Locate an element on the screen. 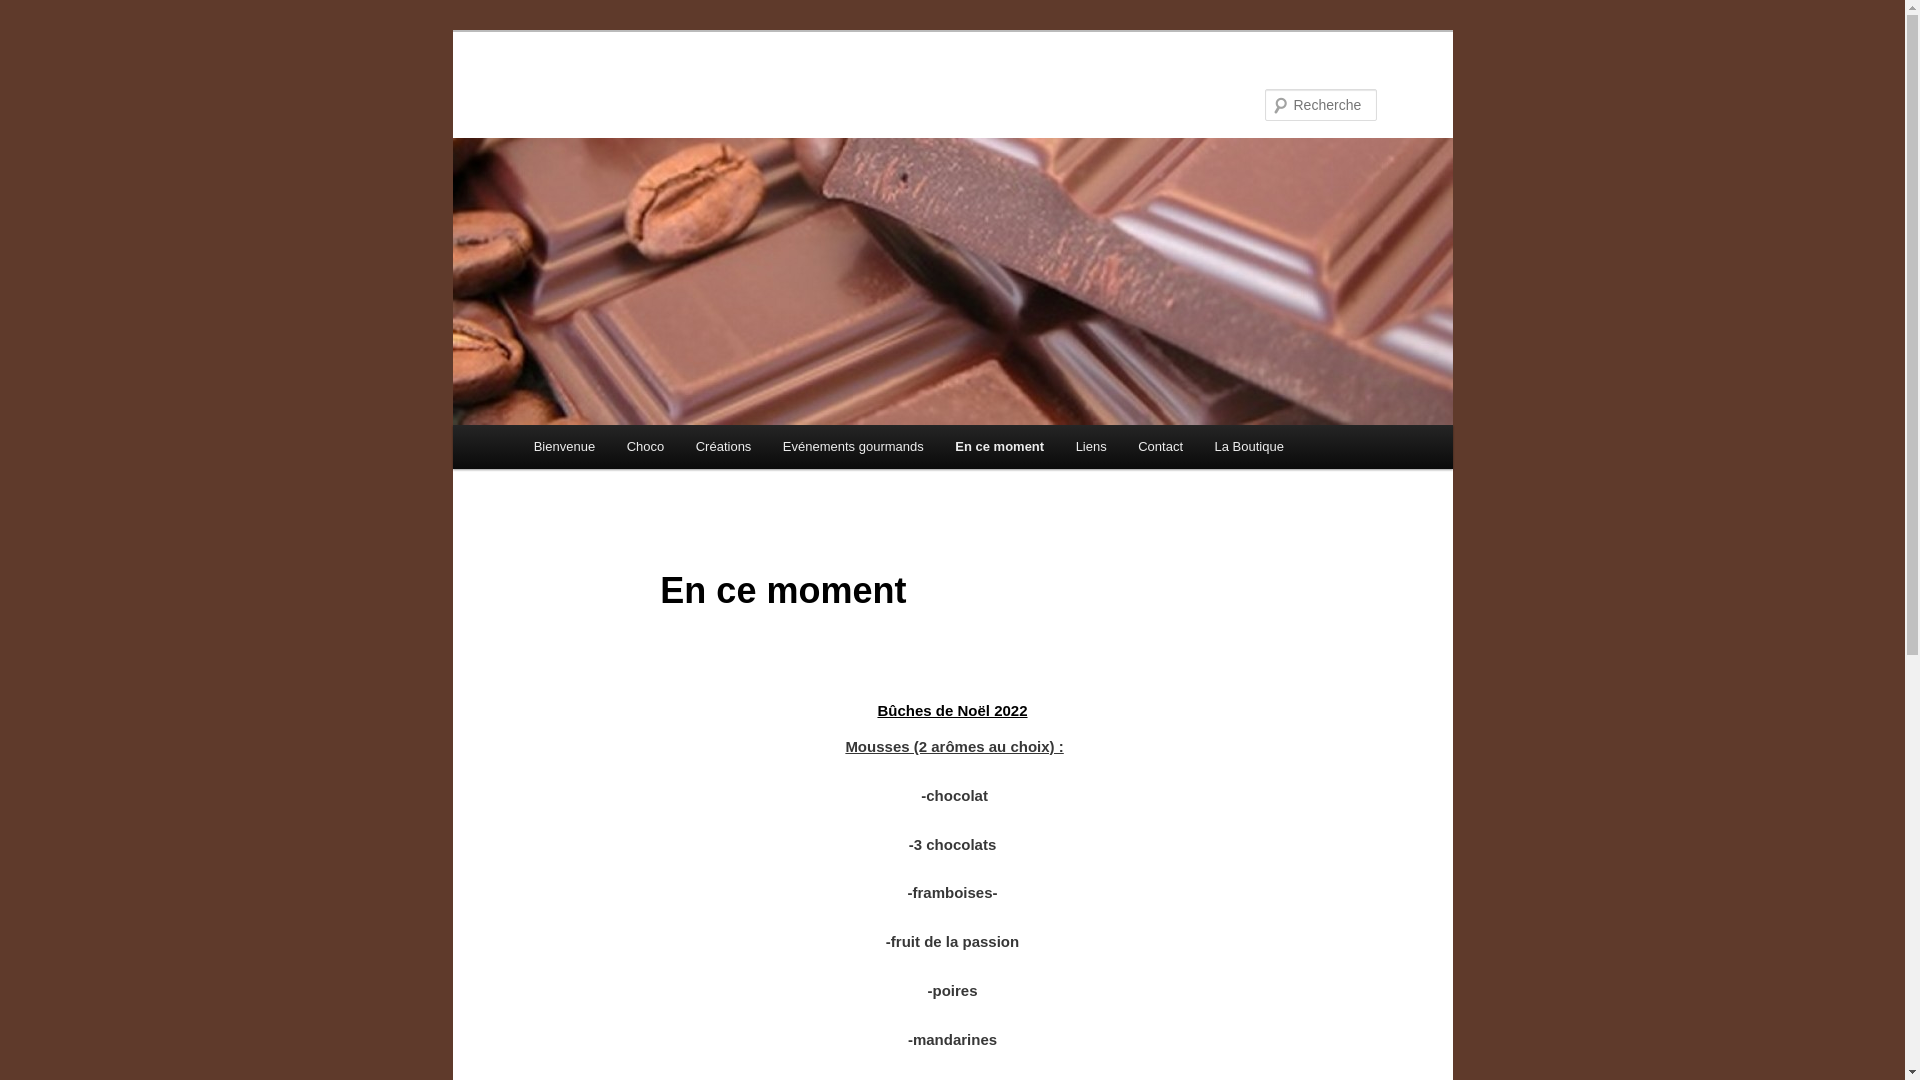  'En ce moment' is located at coordinates (939, 445).